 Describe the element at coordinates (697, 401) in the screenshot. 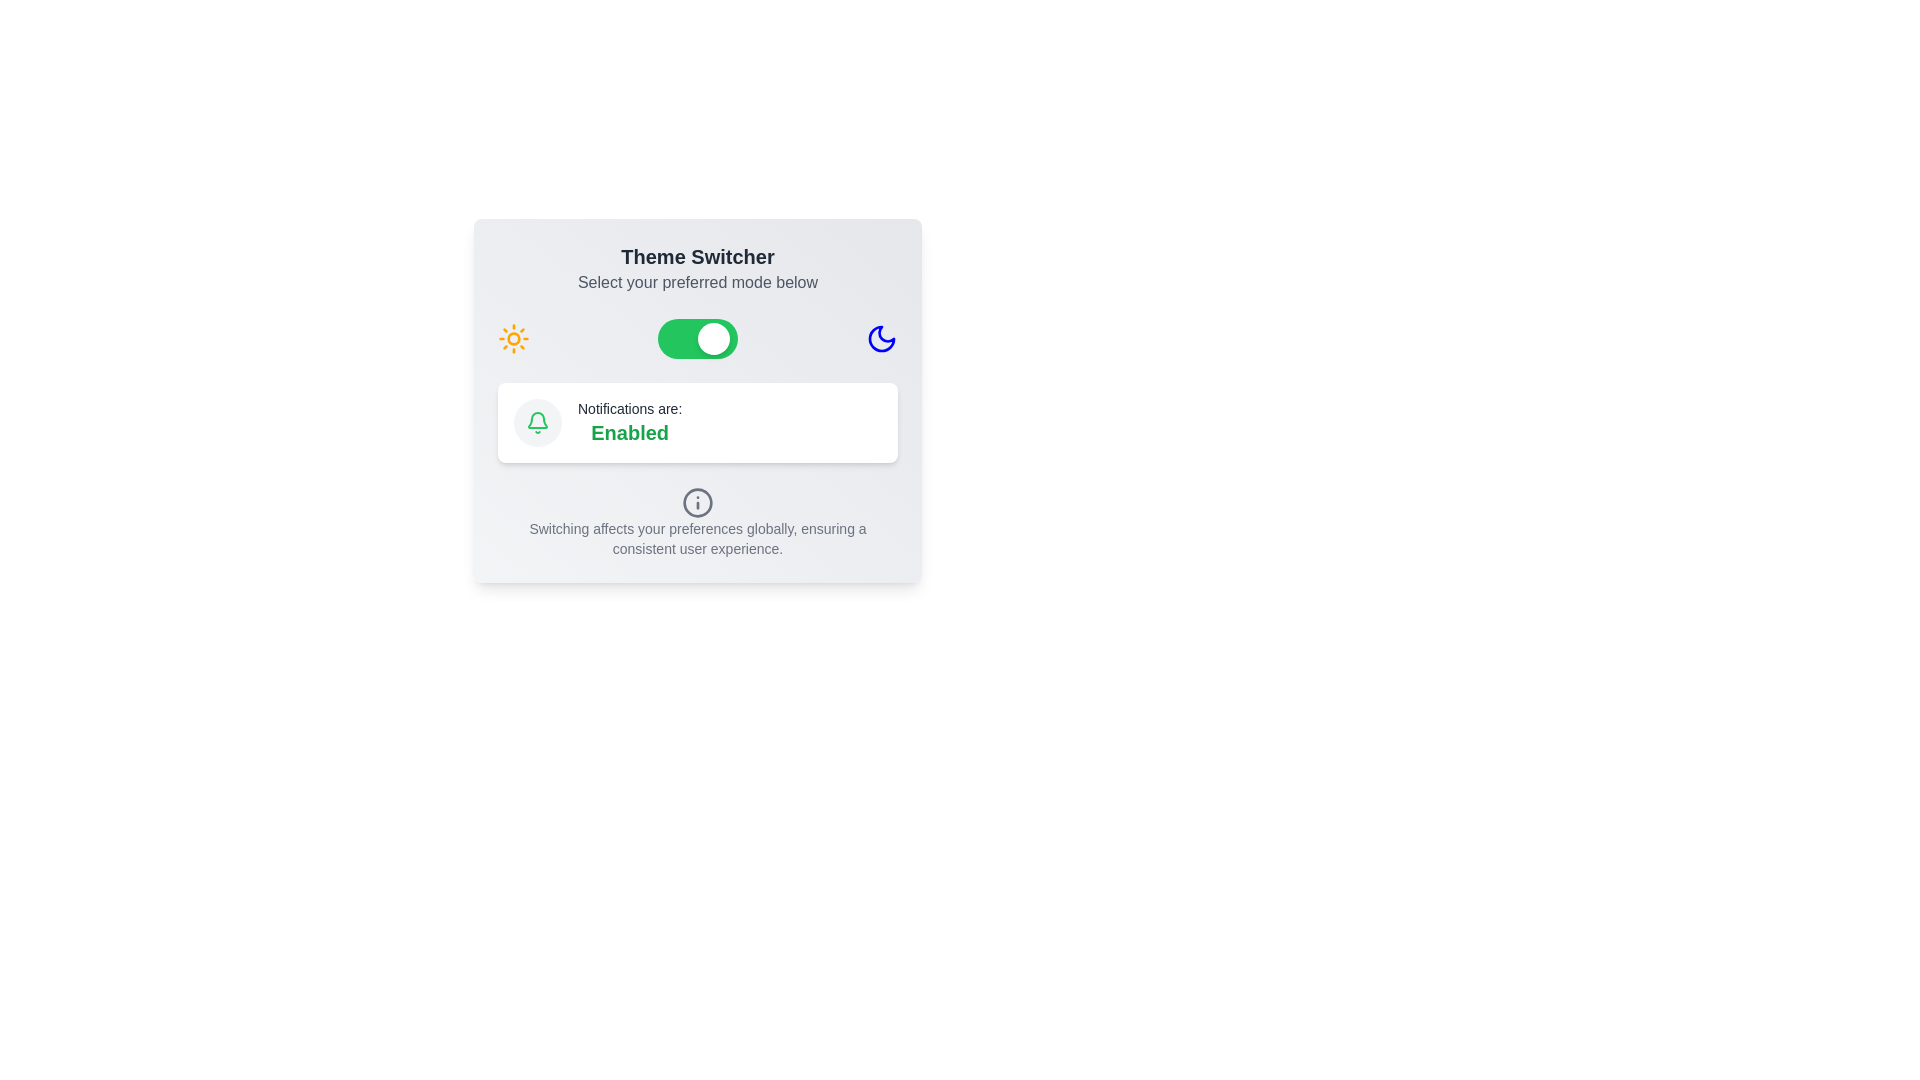

I see `the informational and interactive panel that serves as a theme selection feature and displays notification status by moving the cursor to its center point` at that location.